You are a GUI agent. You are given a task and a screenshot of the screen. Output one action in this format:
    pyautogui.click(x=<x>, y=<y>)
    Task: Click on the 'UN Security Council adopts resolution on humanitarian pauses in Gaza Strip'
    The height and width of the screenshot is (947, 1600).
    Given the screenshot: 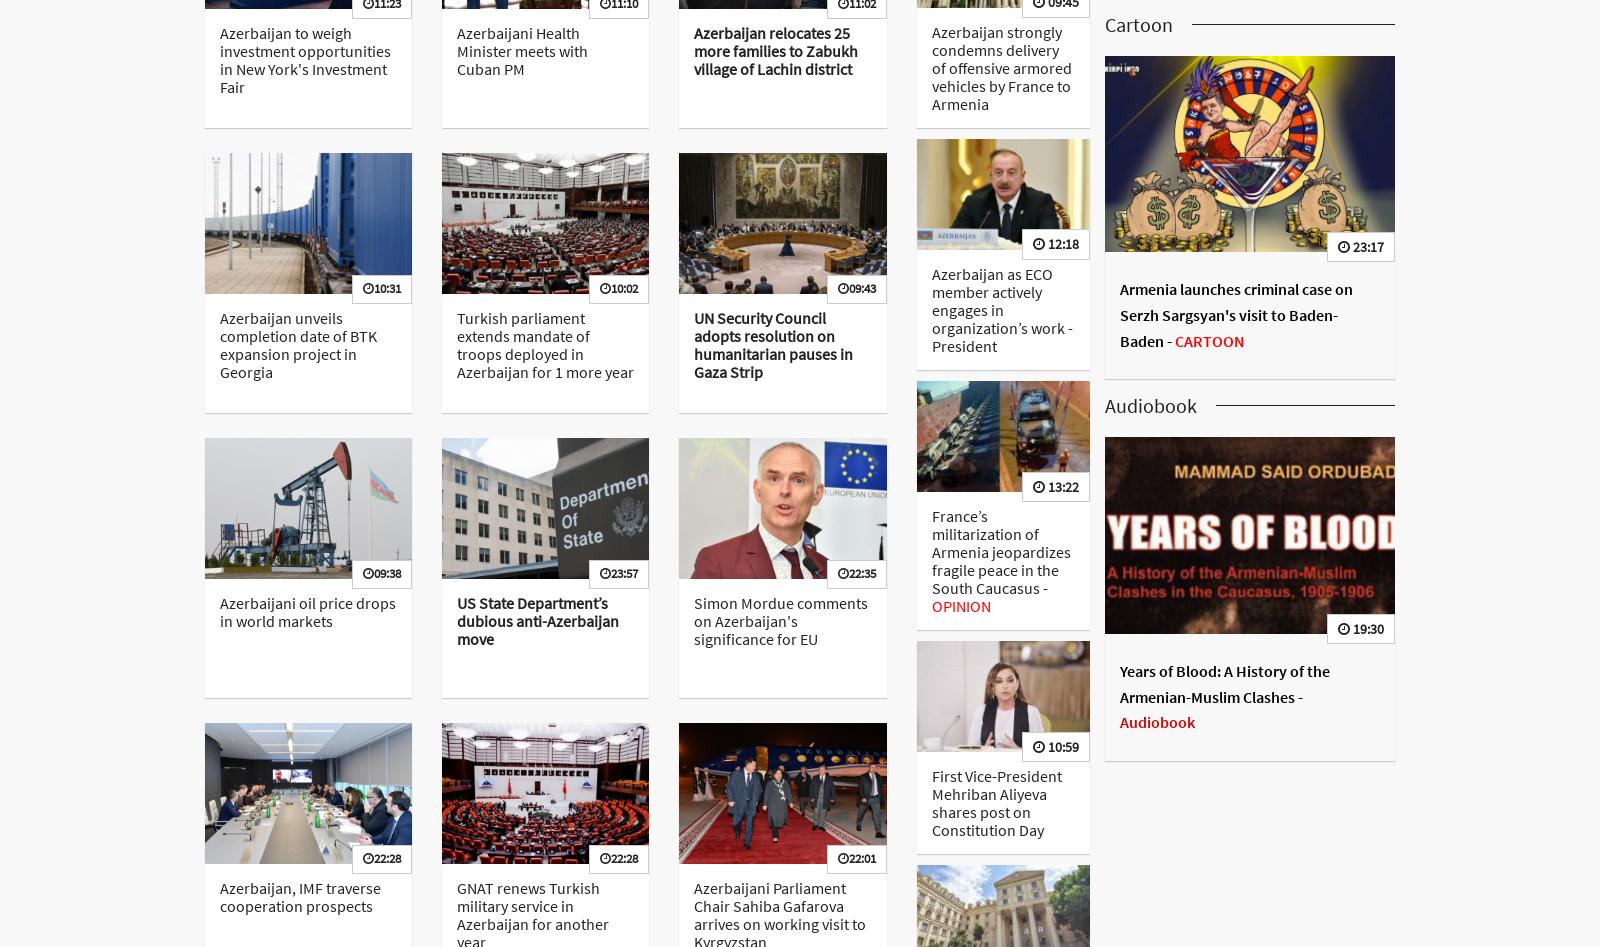 What is the action you would take?
    pyautogui.click(x=773, y=343)
    